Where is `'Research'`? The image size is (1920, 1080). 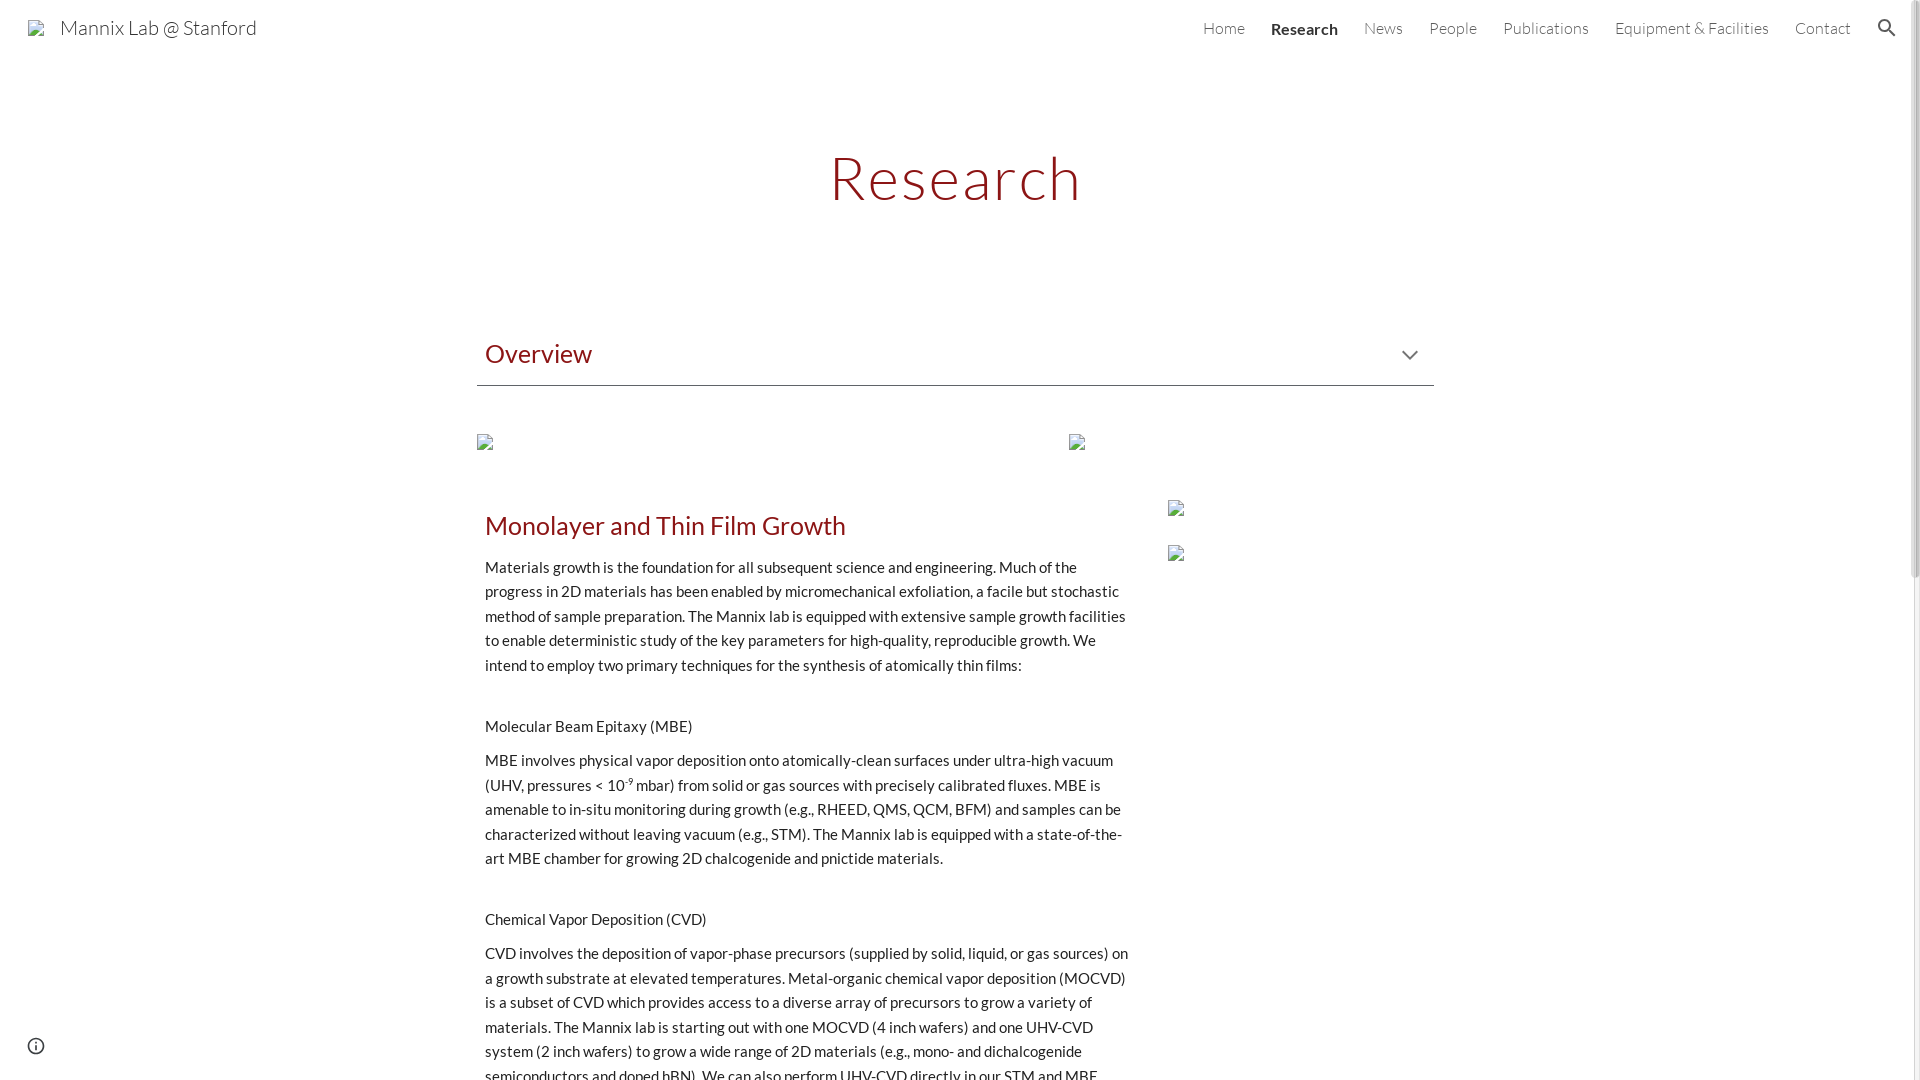 'Research' is located at coordinates (1304, 27).